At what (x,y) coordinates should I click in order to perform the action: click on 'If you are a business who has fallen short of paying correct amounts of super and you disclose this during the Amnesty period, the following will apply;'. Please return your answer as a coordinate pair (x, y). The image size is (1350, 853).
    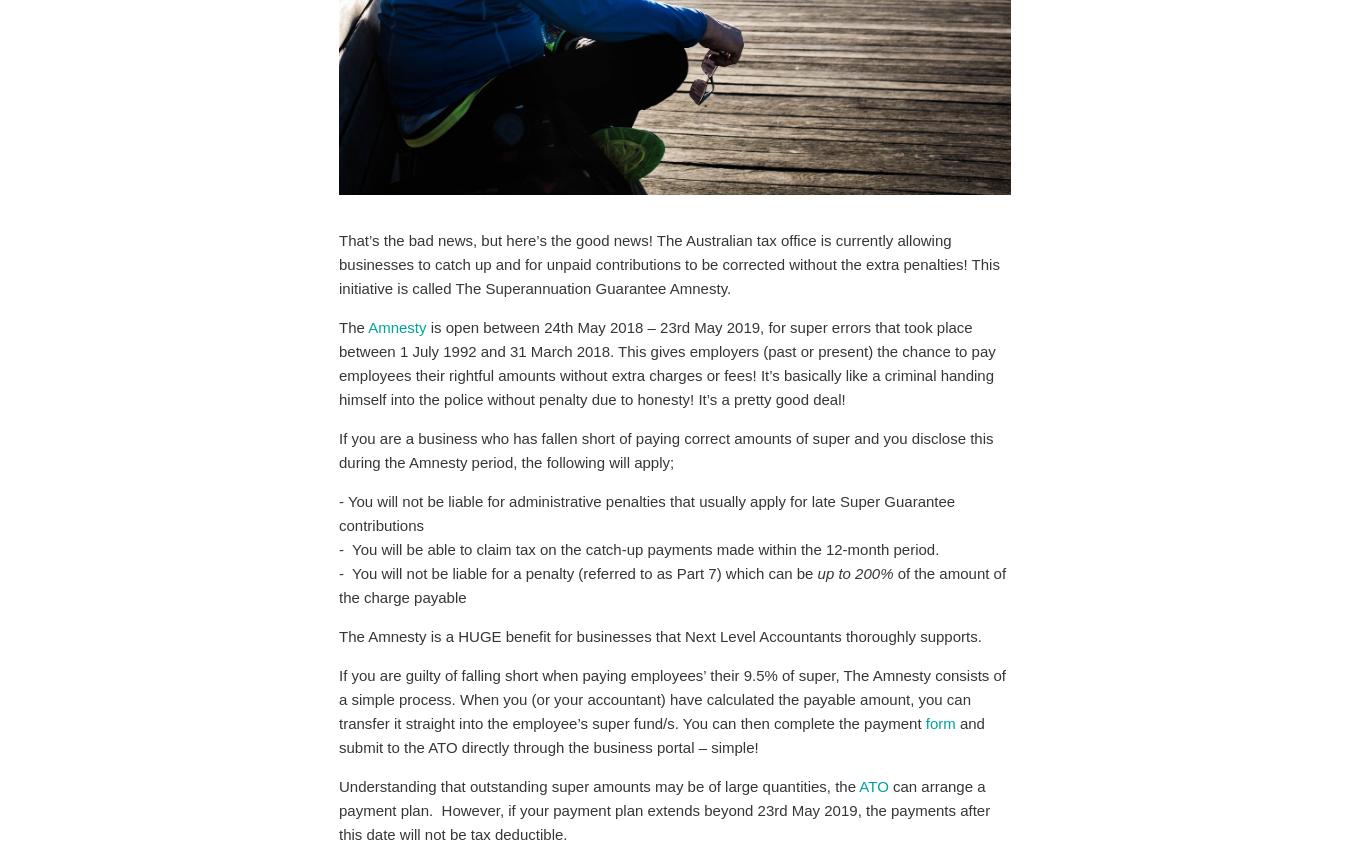
    Looking at the image, I should click on (667, 450).